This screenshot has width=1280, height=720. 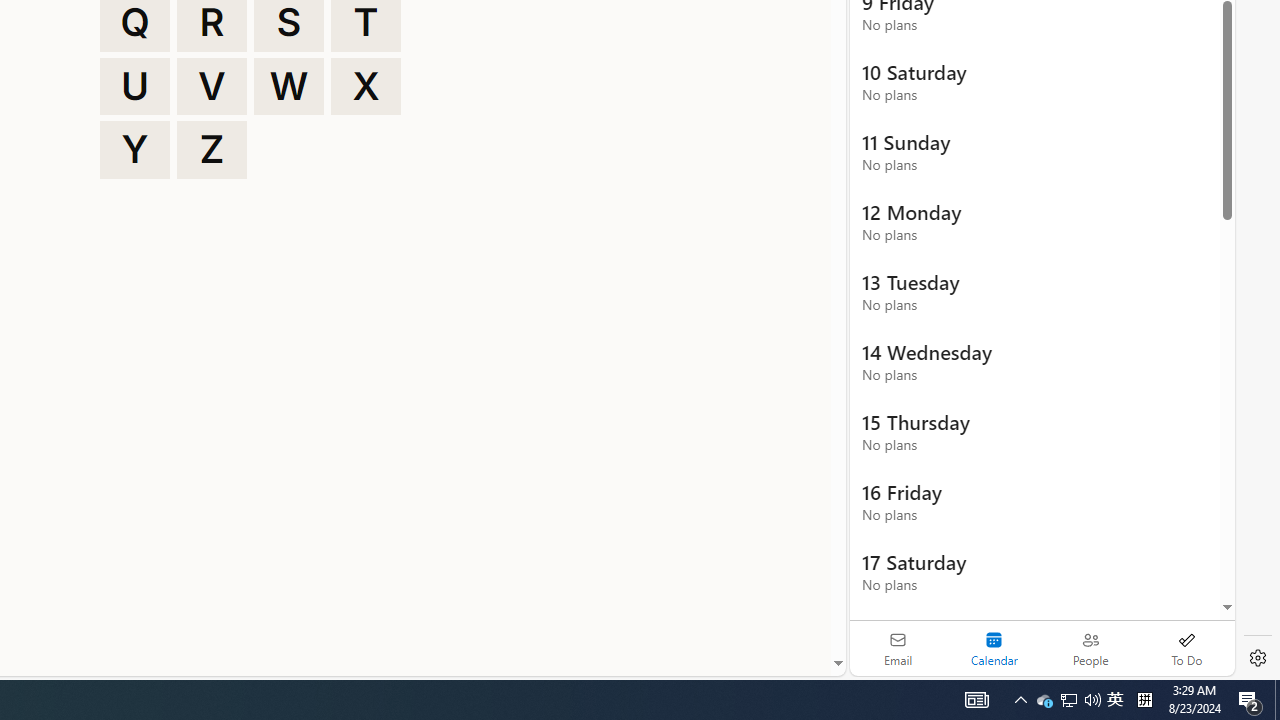 What do you see at coordinates (212, 85) in the screenshot?
I see `'V'` at bounding box center [212, 85].